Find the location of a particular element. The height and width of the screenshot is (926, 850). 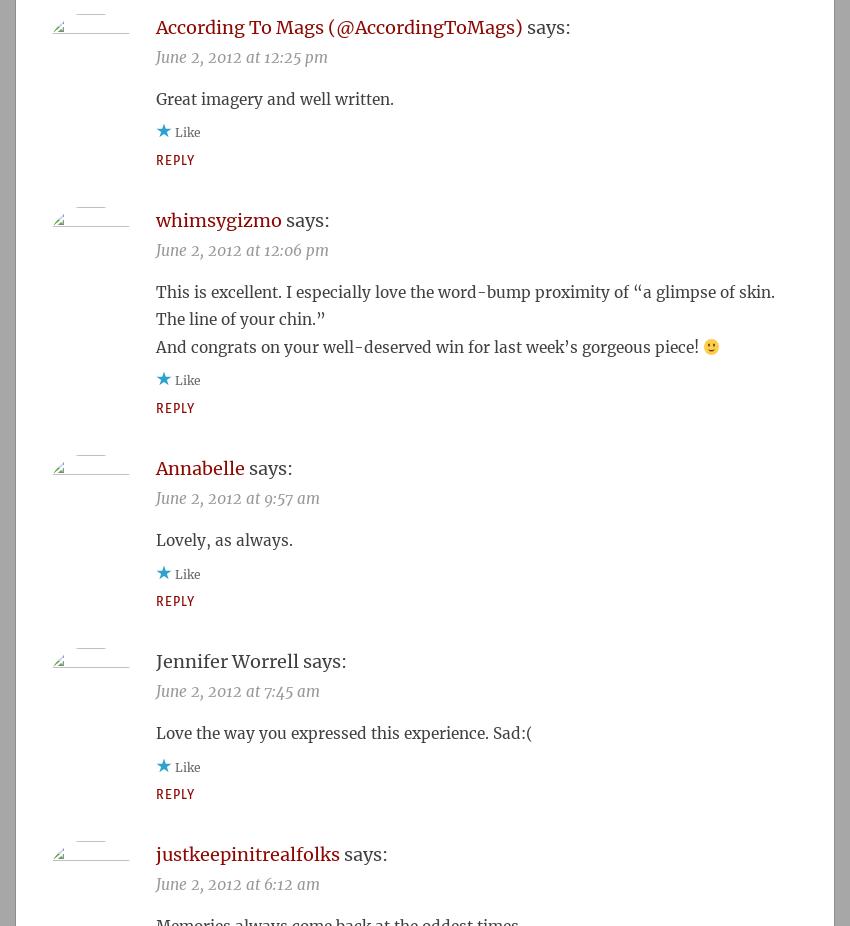

'Annabelle' is located at coordinates (199, 466).